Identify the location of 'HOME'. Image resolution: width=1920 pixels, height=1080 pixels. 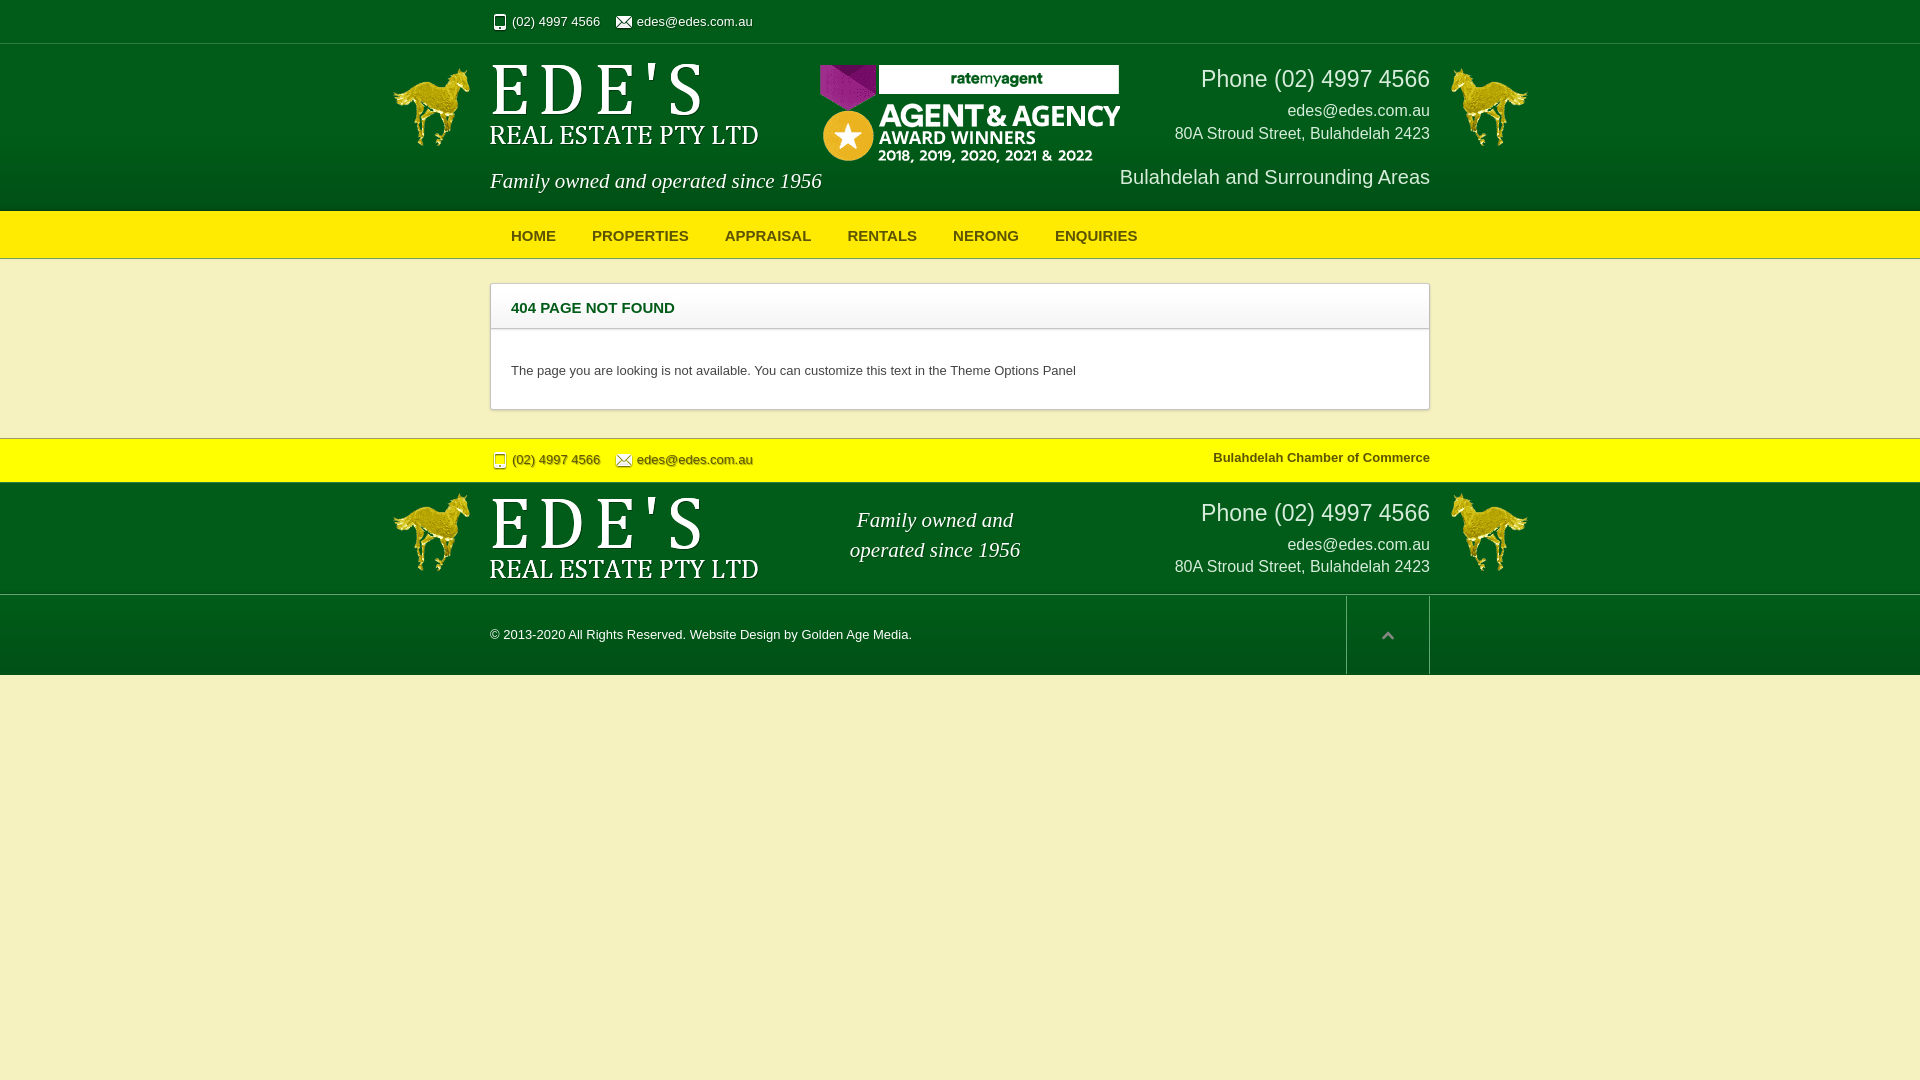
(495, 233).